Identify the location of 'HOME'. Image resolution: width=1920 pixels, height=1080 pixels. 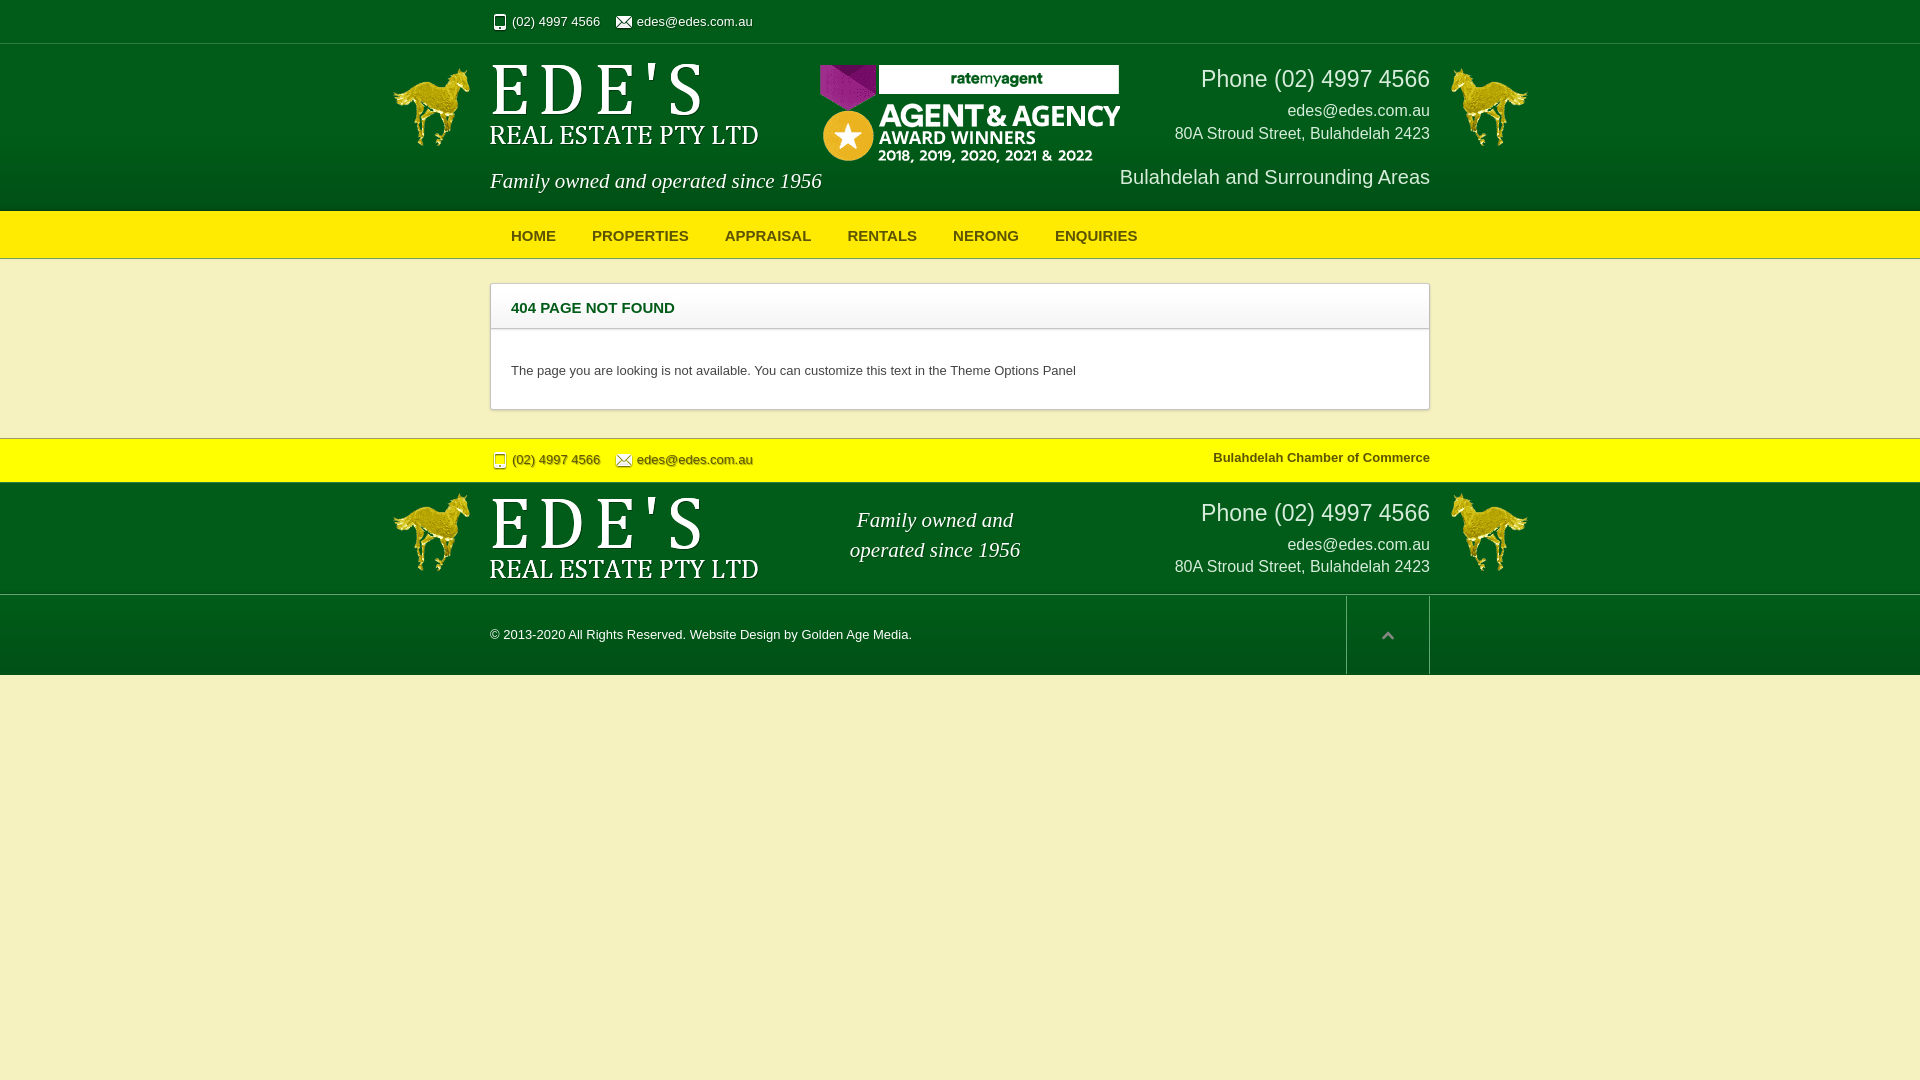
(495, 233).